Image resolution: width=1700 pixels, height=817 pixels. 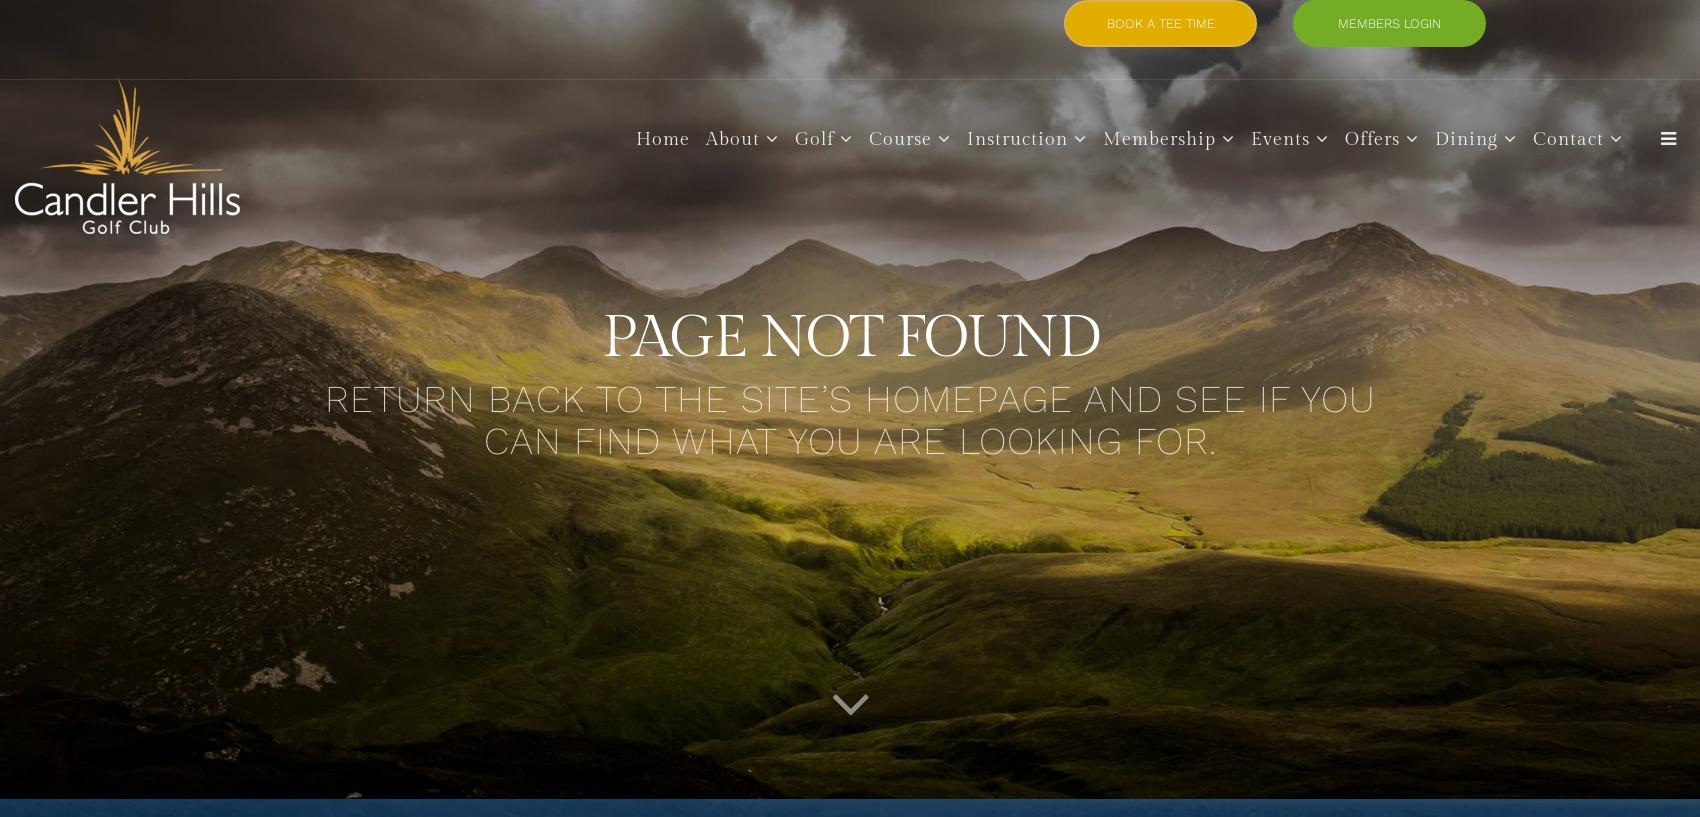 What do you see at coordinates (1160, 21) in the screenshot?
I see `'BOOK A TEE TIME'` at bounding box center [1160, 21].